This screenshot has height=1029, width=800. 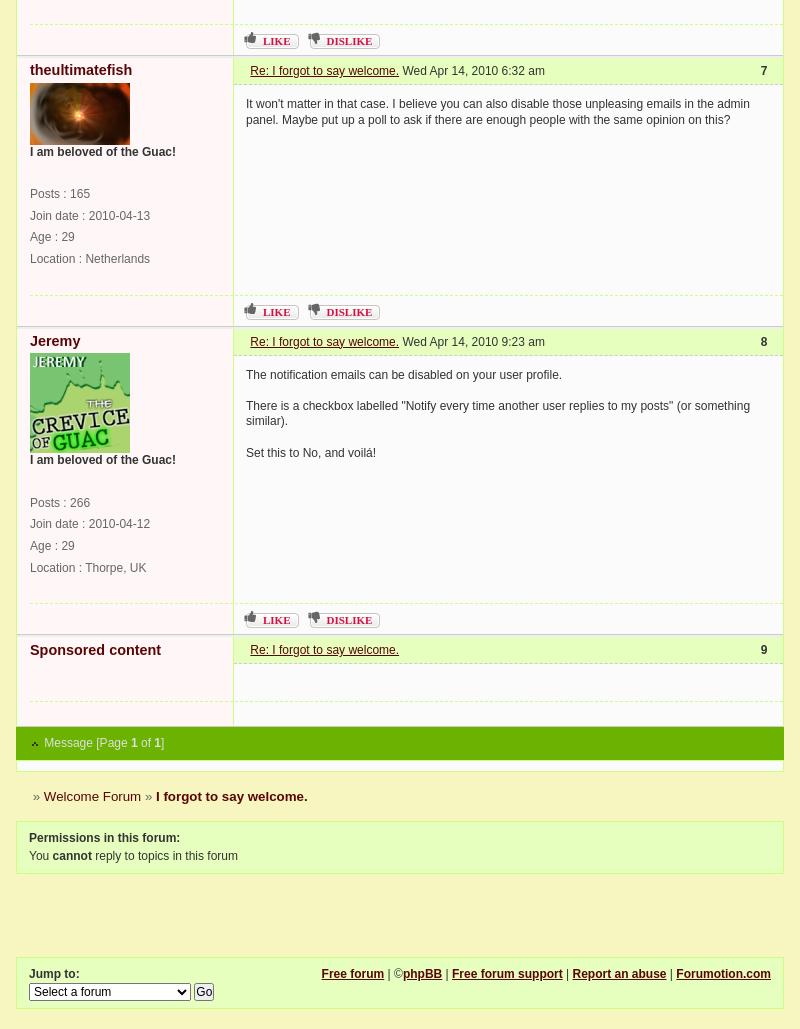 I want to click on 'Thorpe, UK', so click(x=114, y=565).